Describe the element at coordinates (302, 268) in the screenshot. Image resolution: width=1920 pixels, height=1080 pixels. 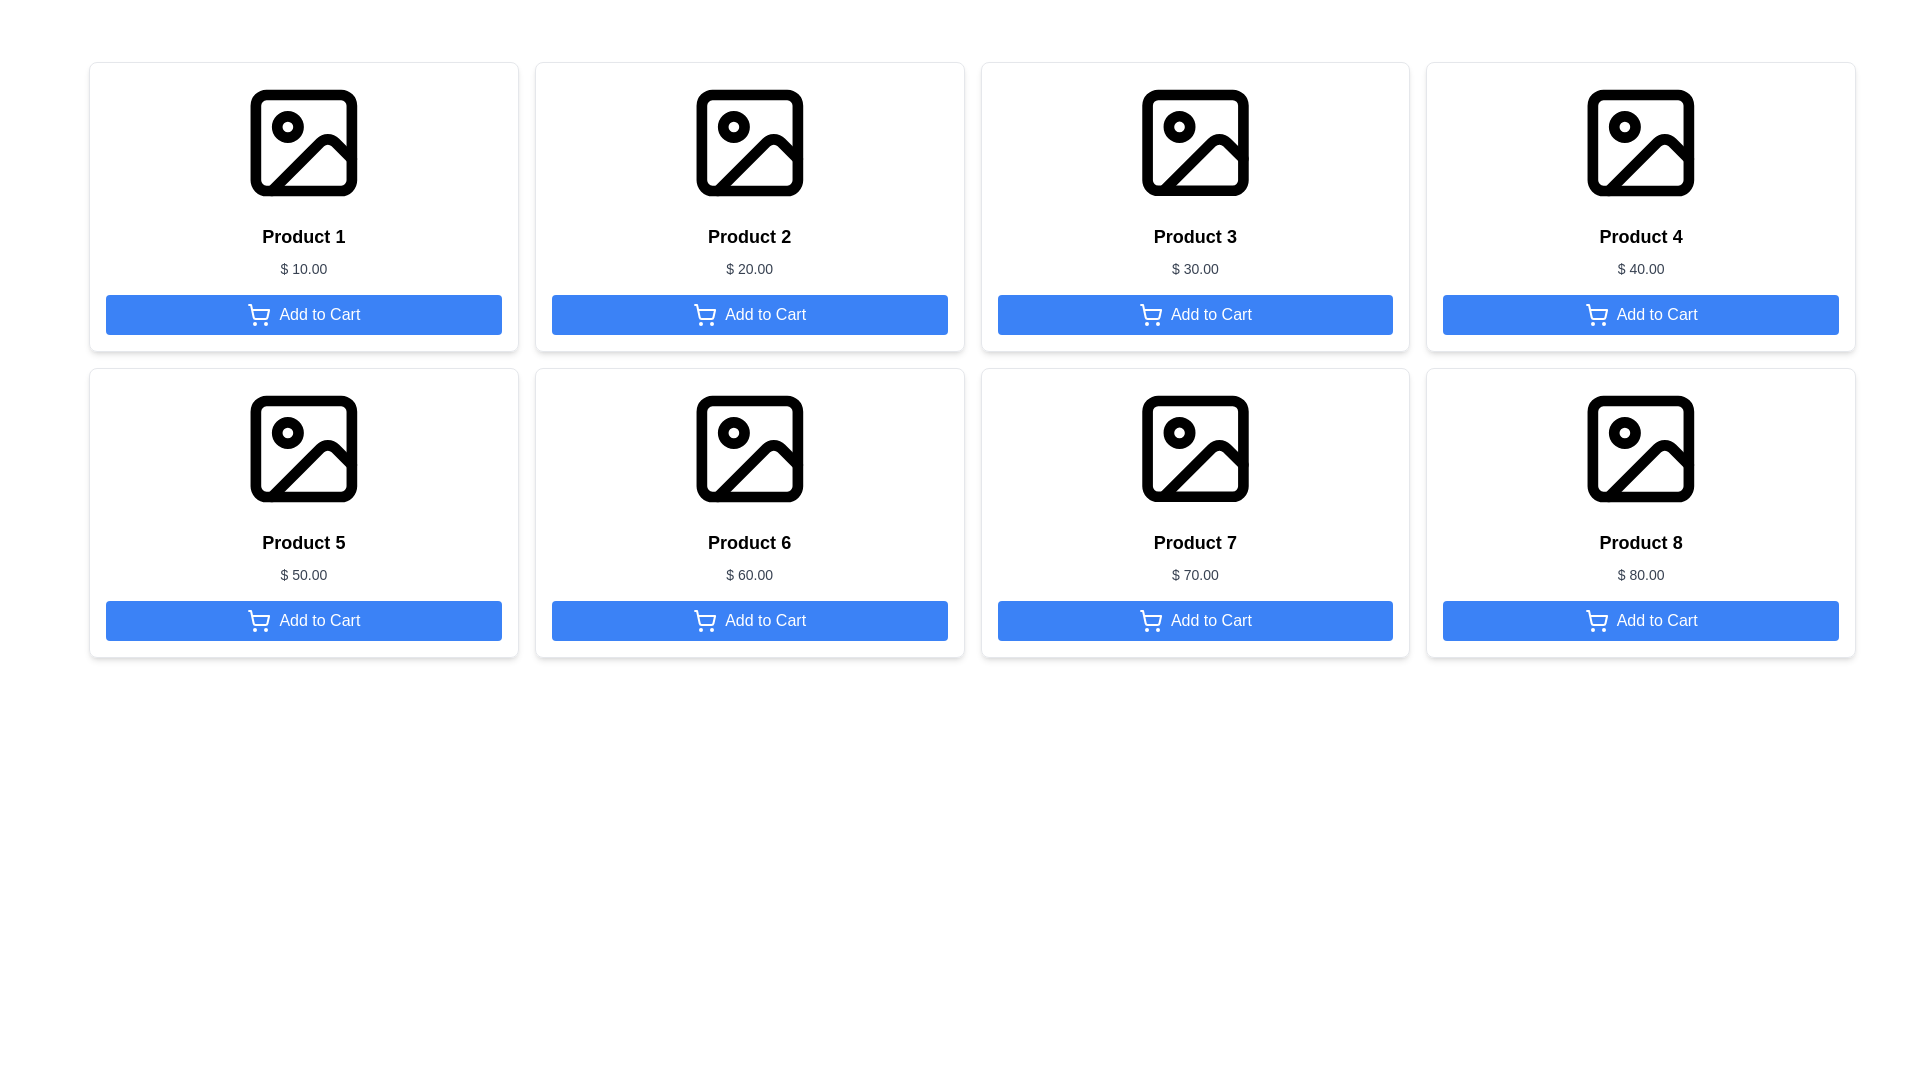
I see `price information displayed as '$ 10.00' located under the title 'Product 1' and above the 'Add to Cart' button in the first product card` at that location.